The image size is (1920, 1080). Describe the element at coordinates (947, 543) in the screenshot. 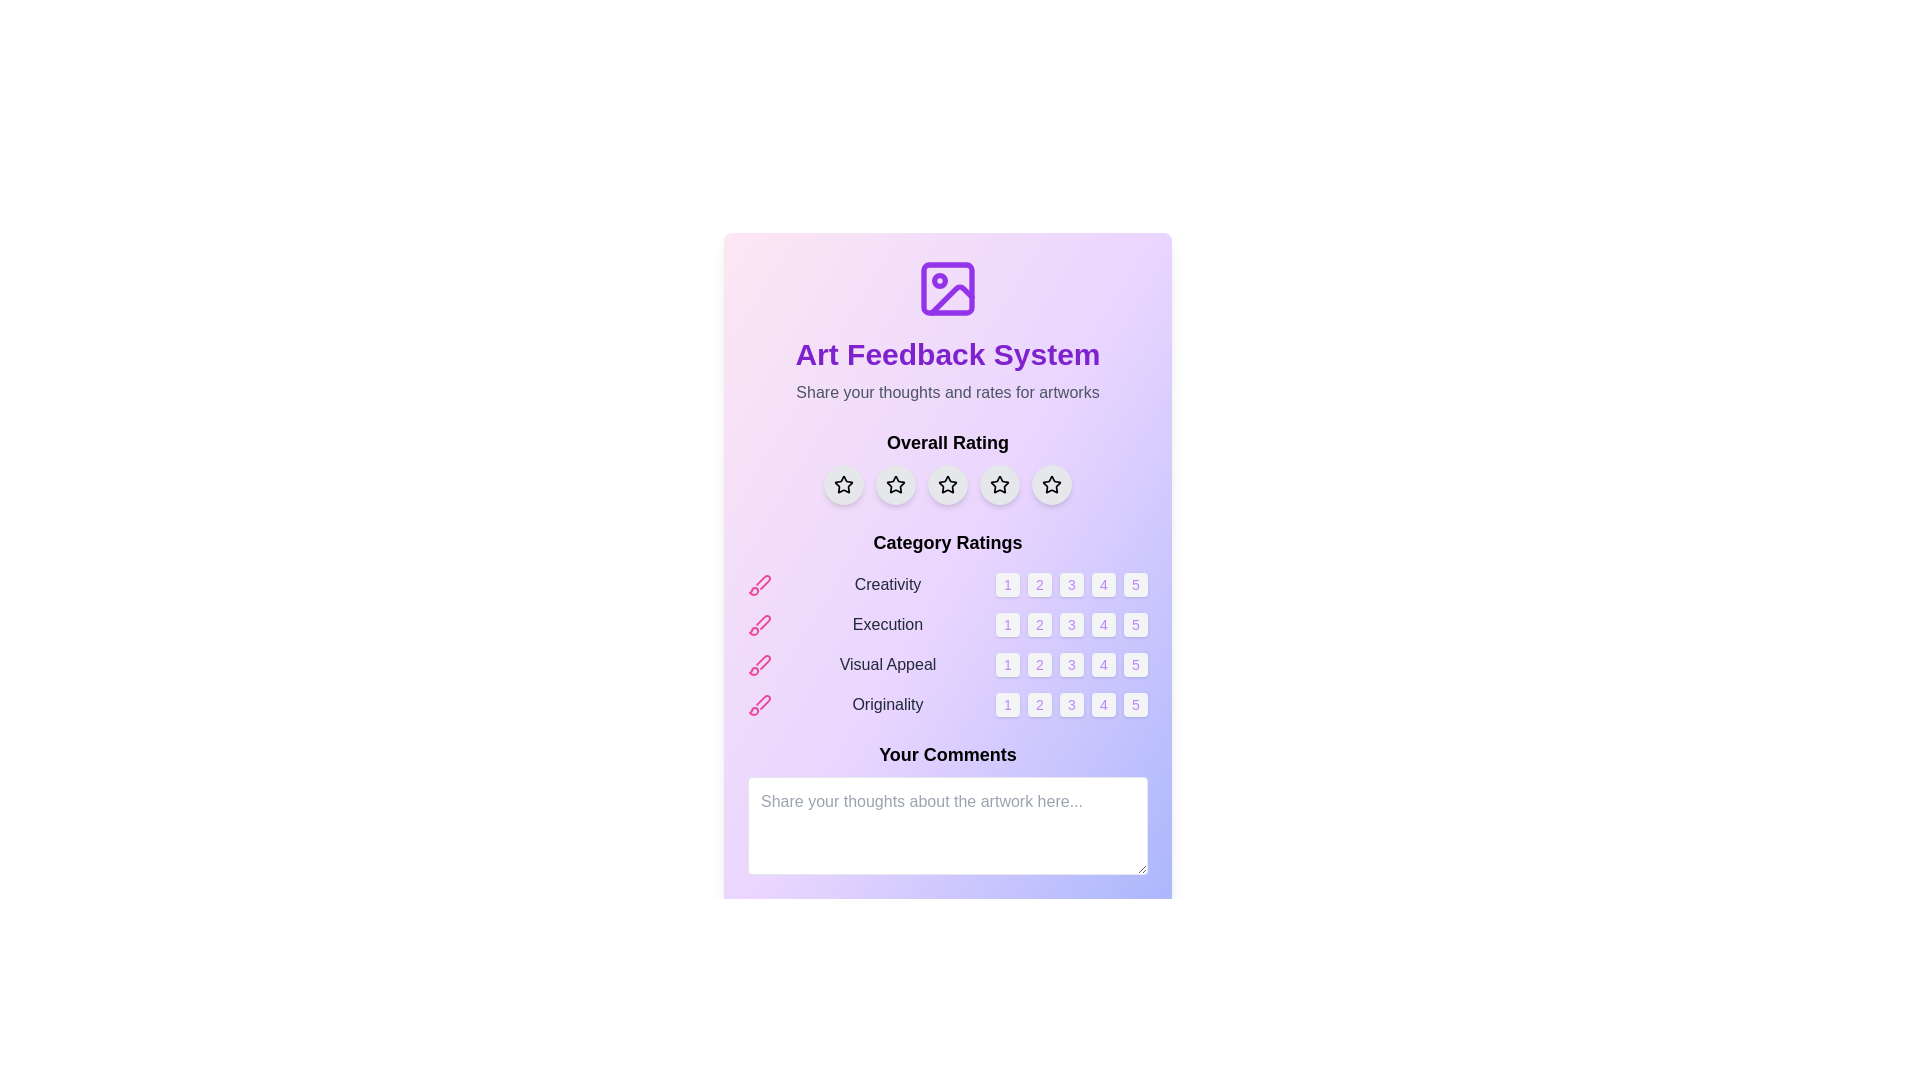

I see `the header text that marks the beginning of the category rating section, located beneath 'Overall Rating' and above the list of categories` at that location.